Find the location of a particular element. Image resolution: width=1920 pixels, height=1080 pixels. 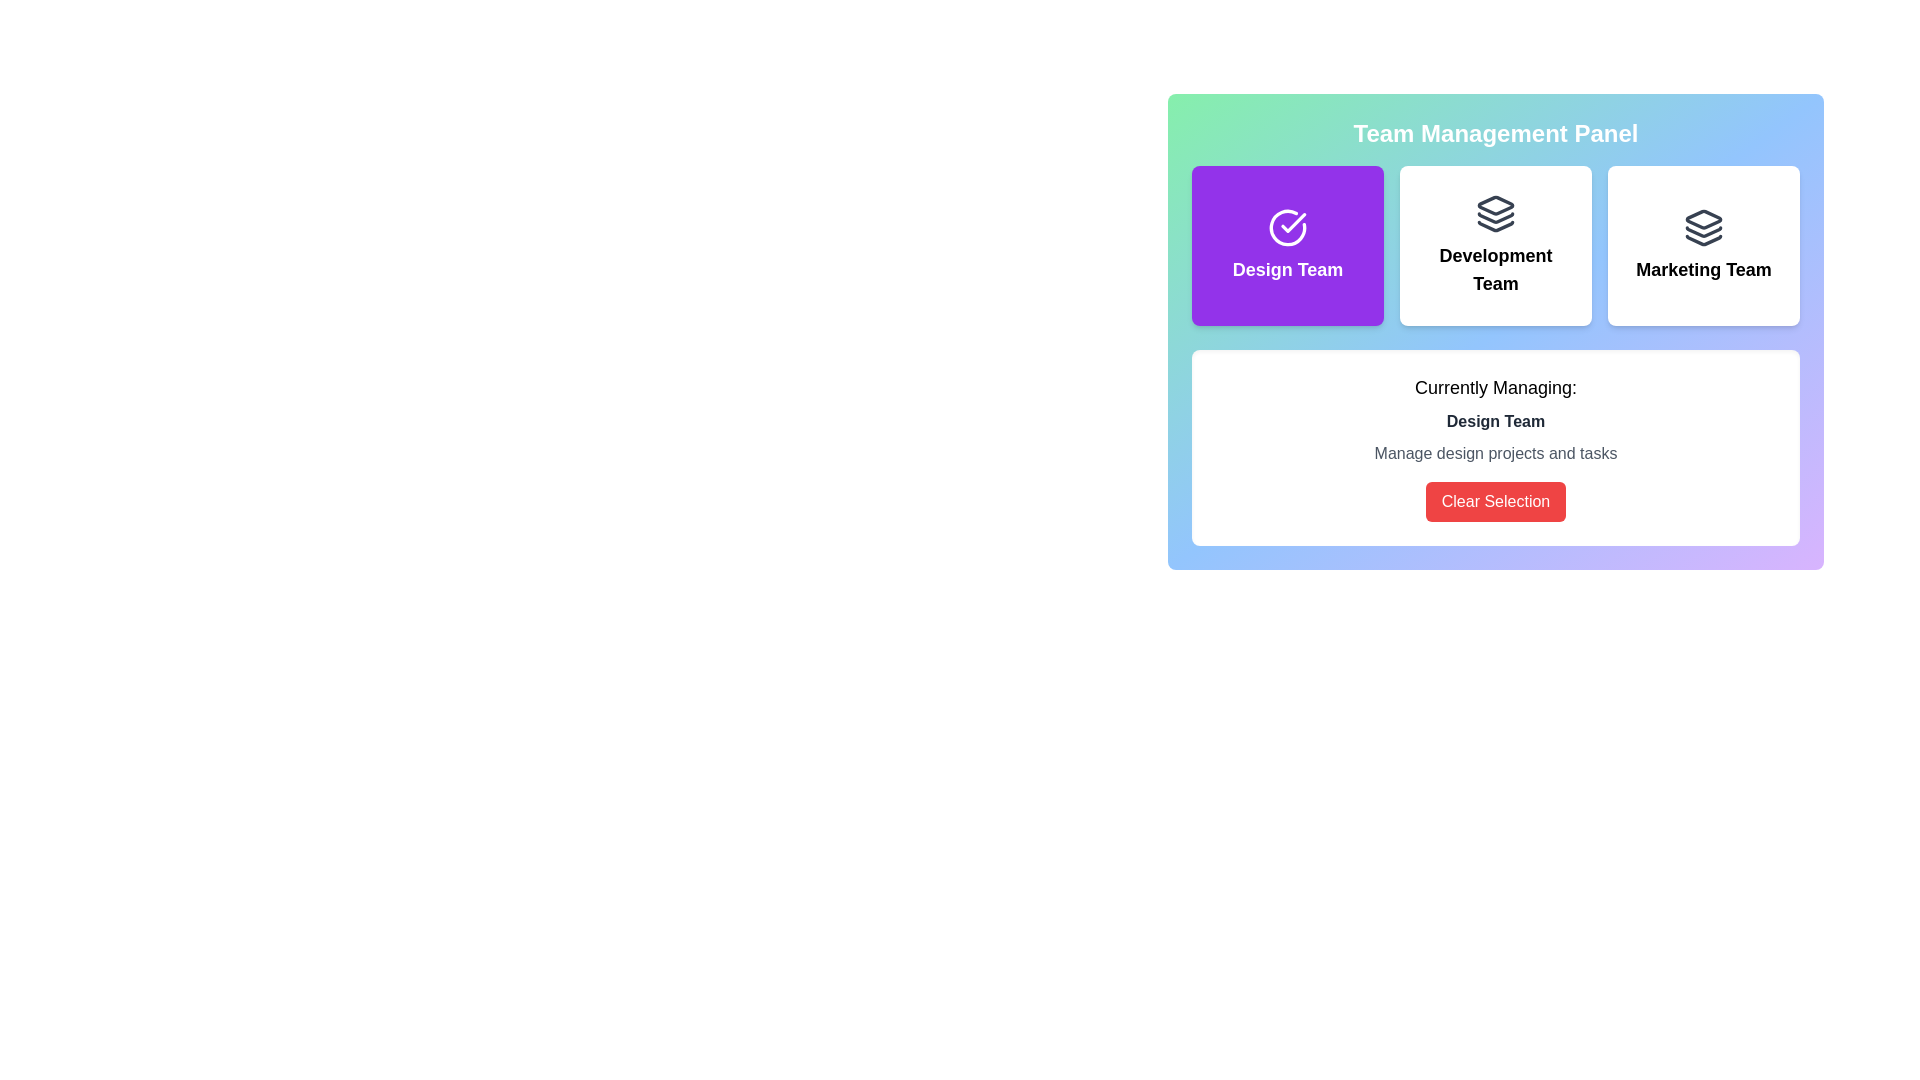

text label that describes the purpose of the purple button for selecting or interacting with the 'Design Team' group in the management system is located at coordinates (1287, 270).